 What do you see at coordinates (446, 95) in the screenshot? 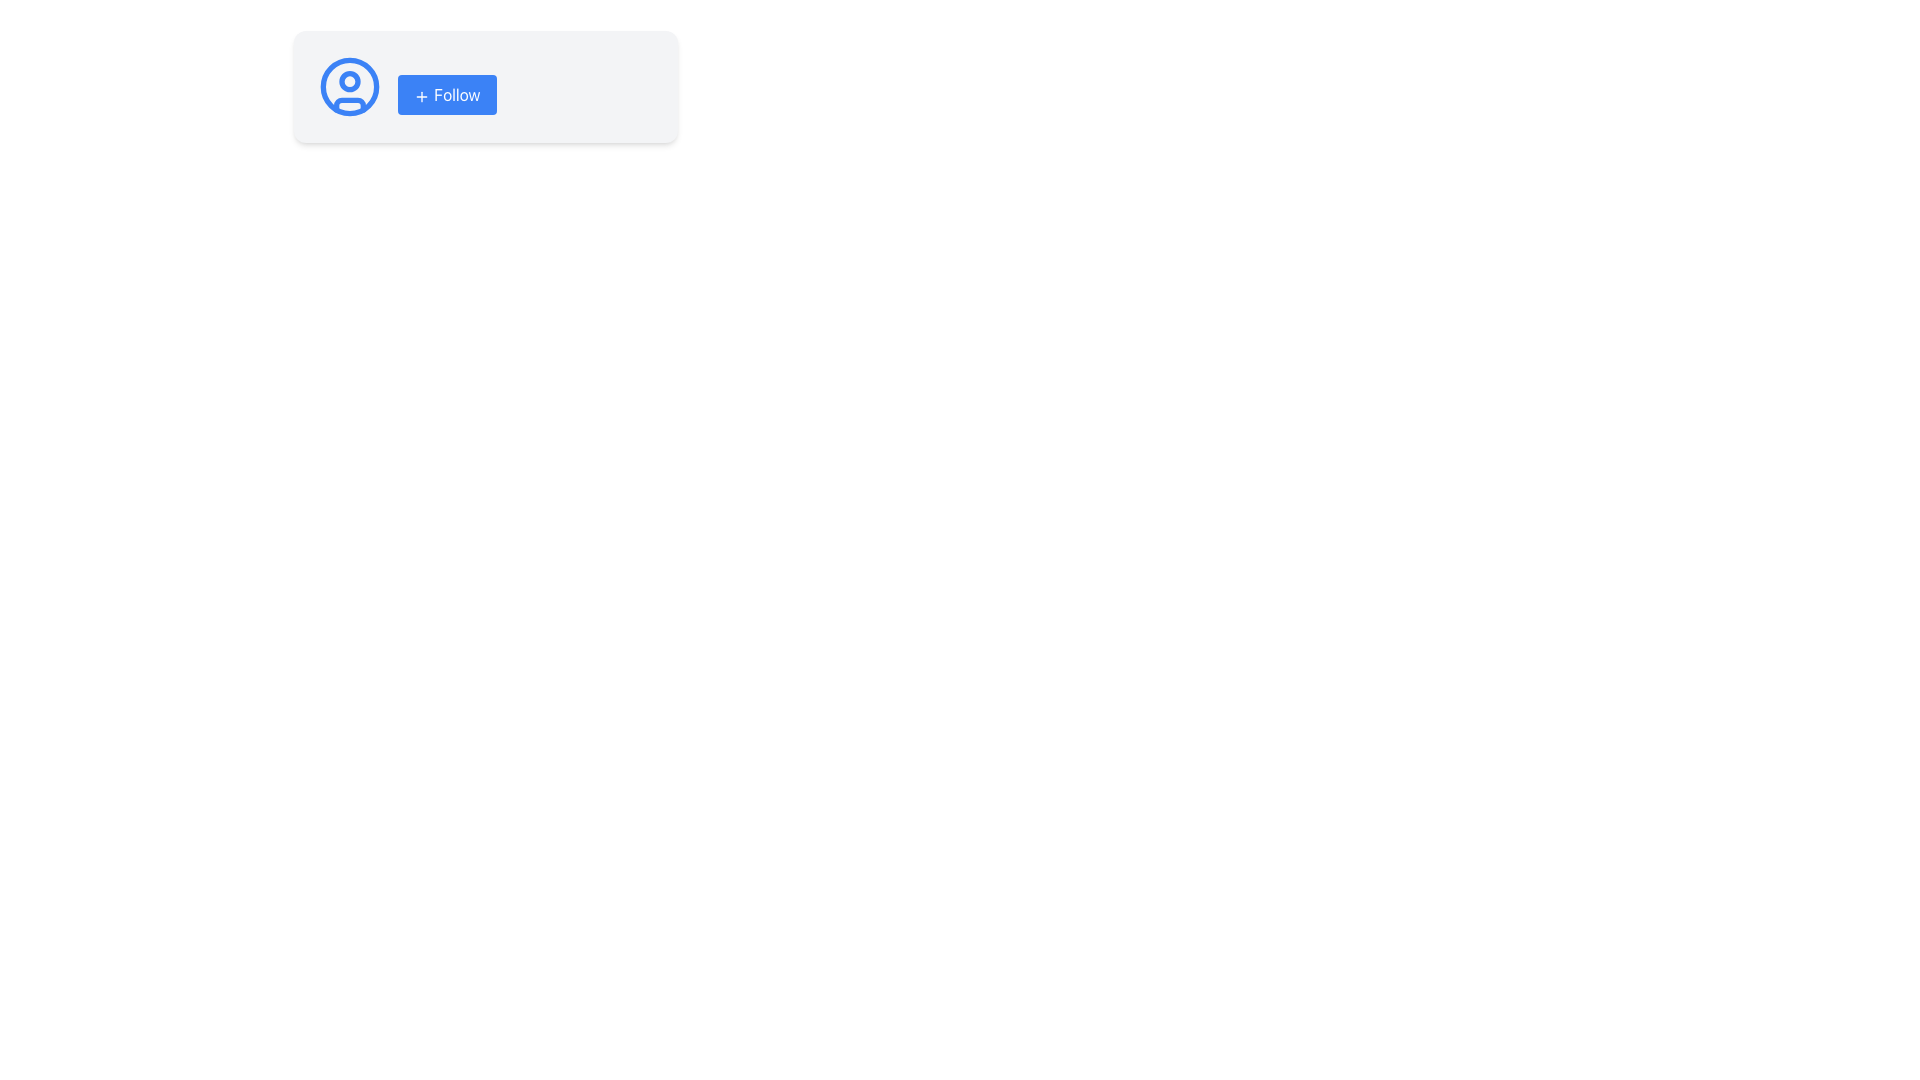
I see `the follow button located near the top-center of the panel, just to the right of the user profile icon` at bounding box center [446, 95].